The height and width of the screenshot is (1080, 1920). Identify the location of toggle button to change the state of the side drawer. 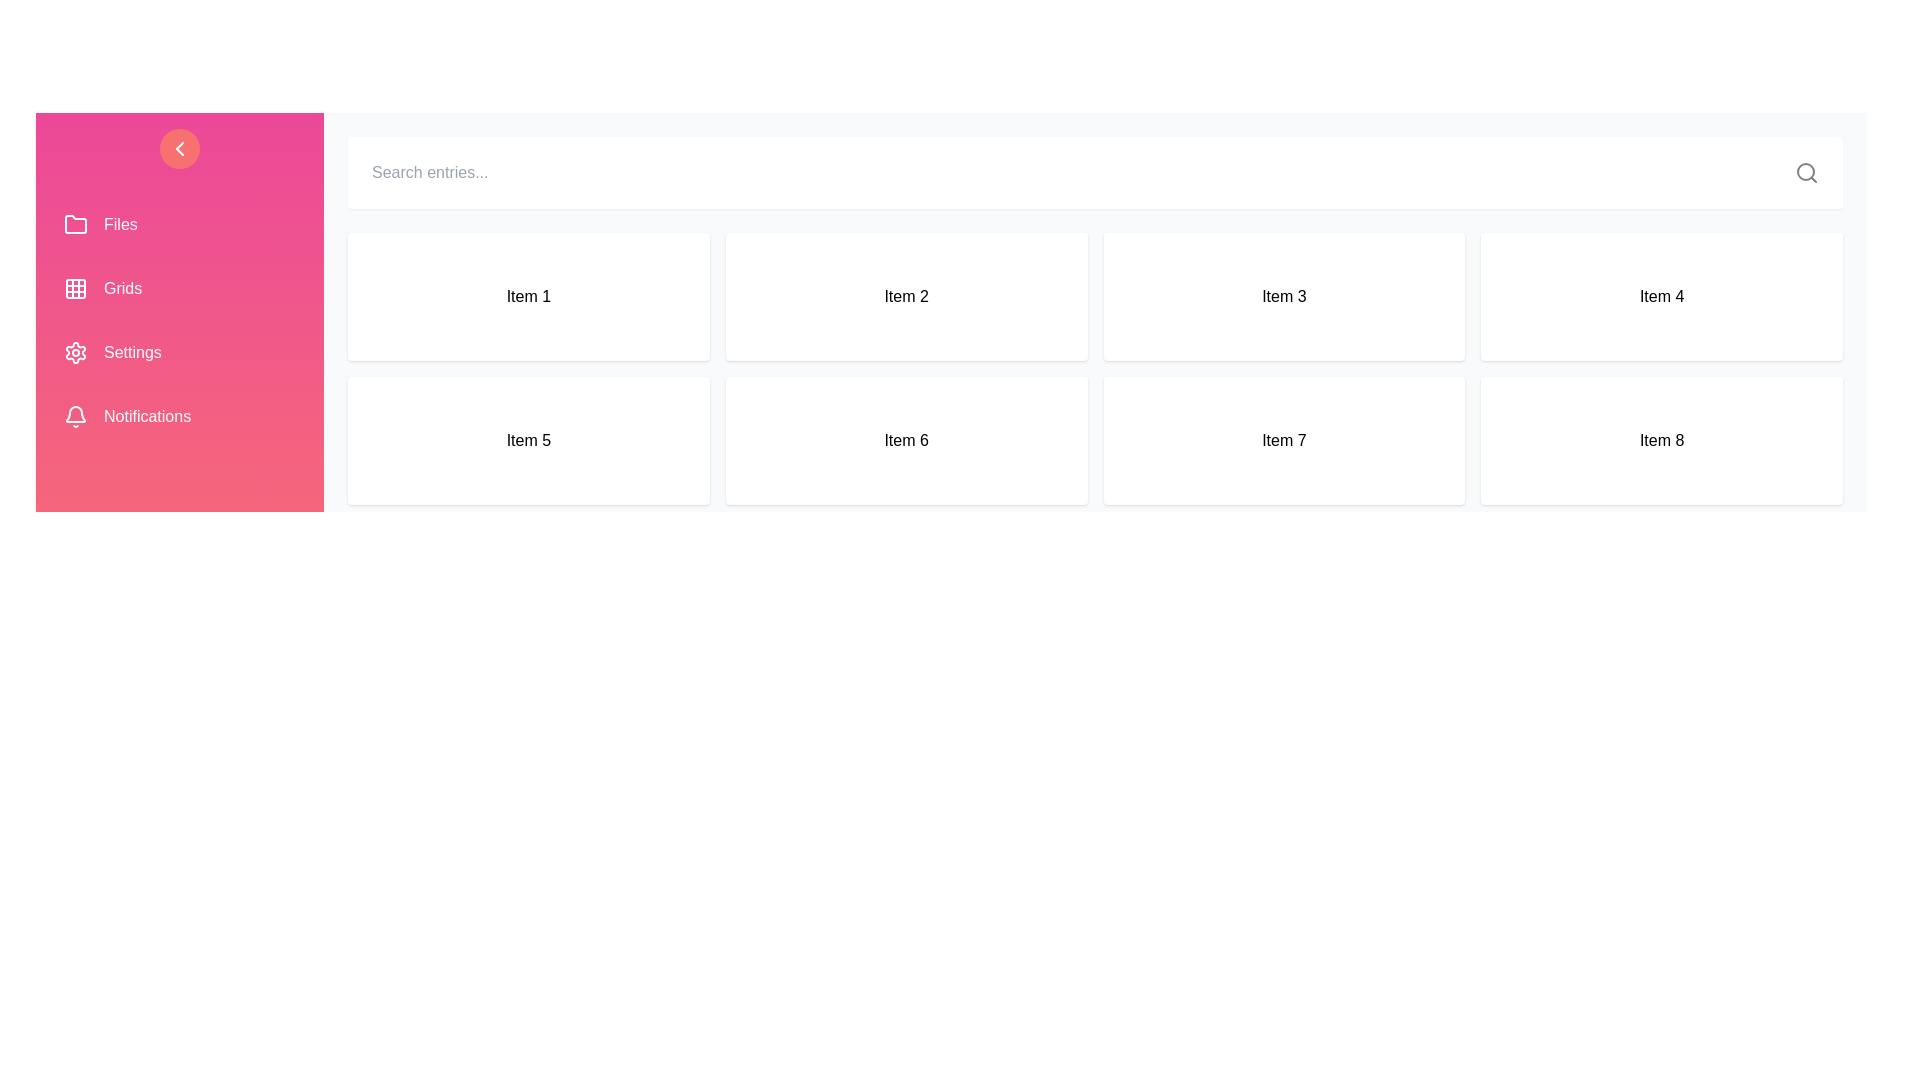
(180, 148).